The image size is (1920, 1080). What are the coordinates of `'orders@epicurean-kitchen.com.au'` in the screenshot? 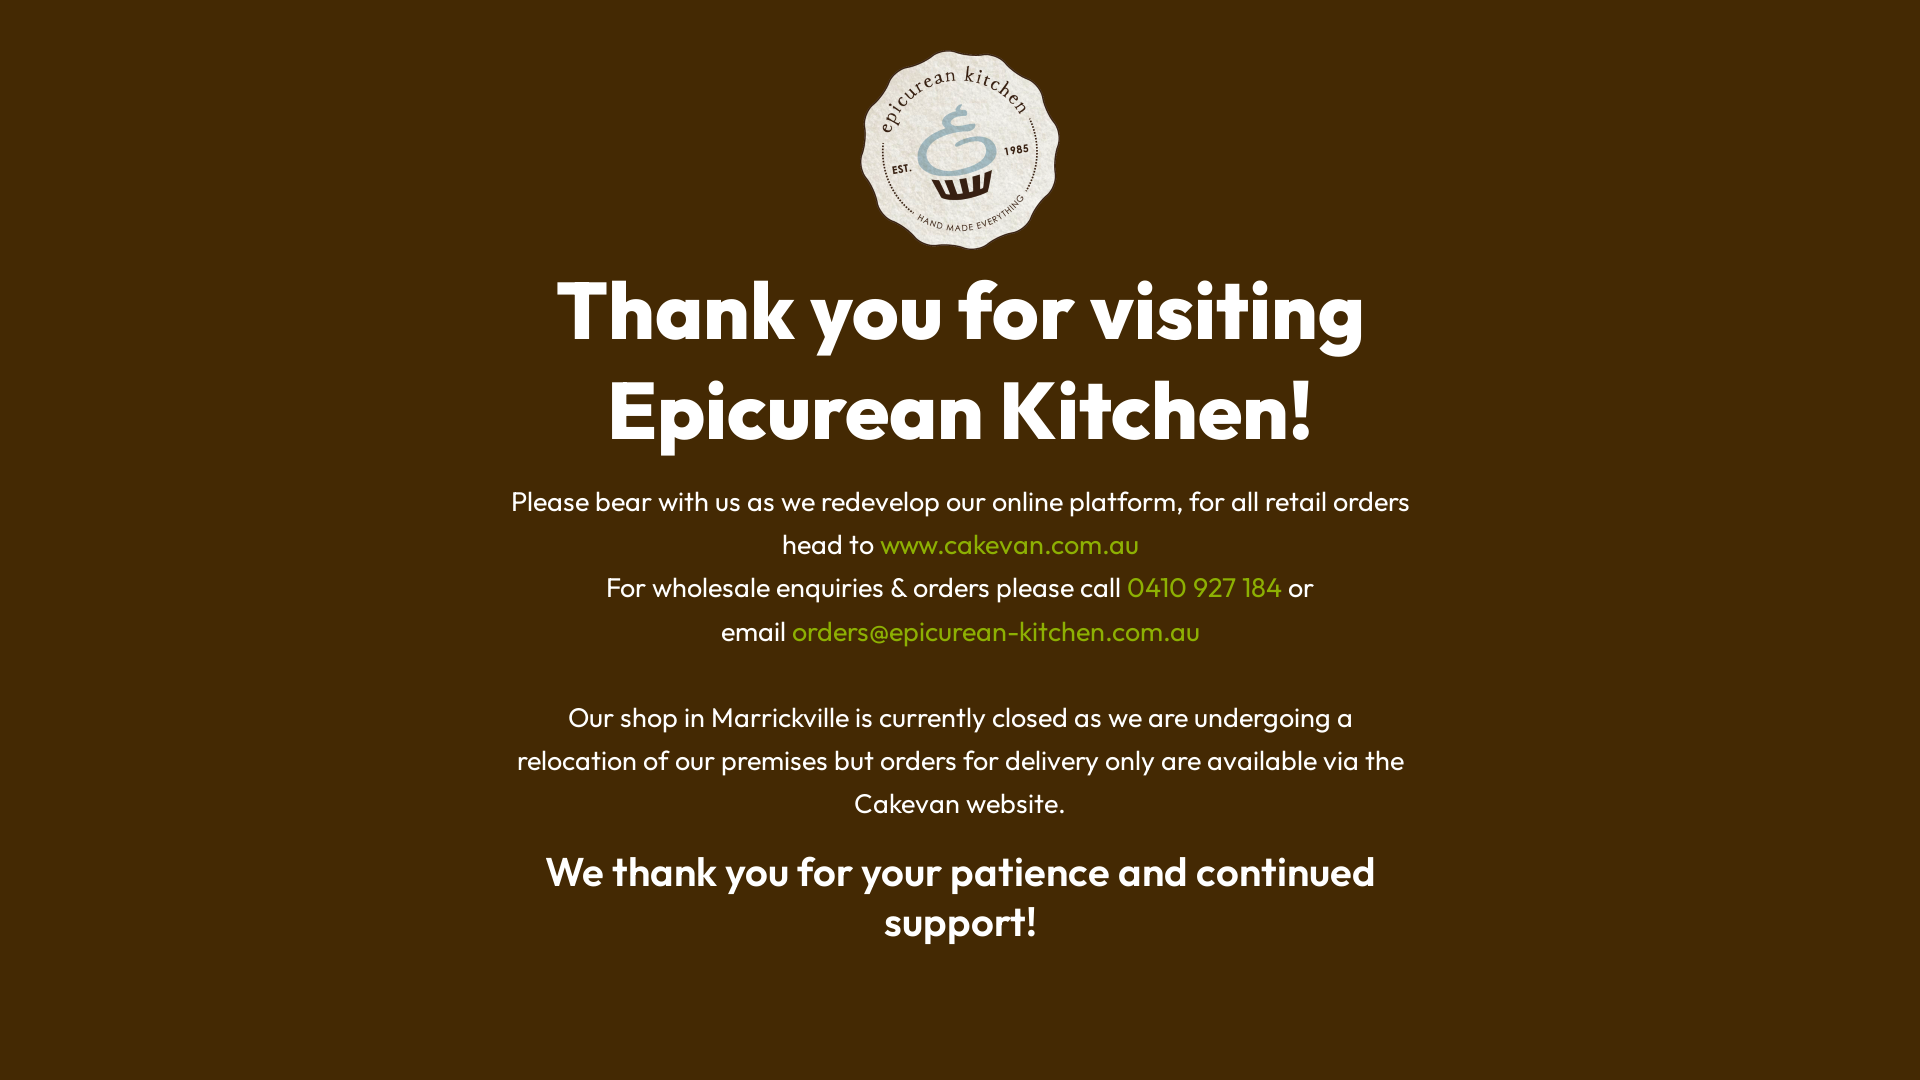 It's located at (996, 631).